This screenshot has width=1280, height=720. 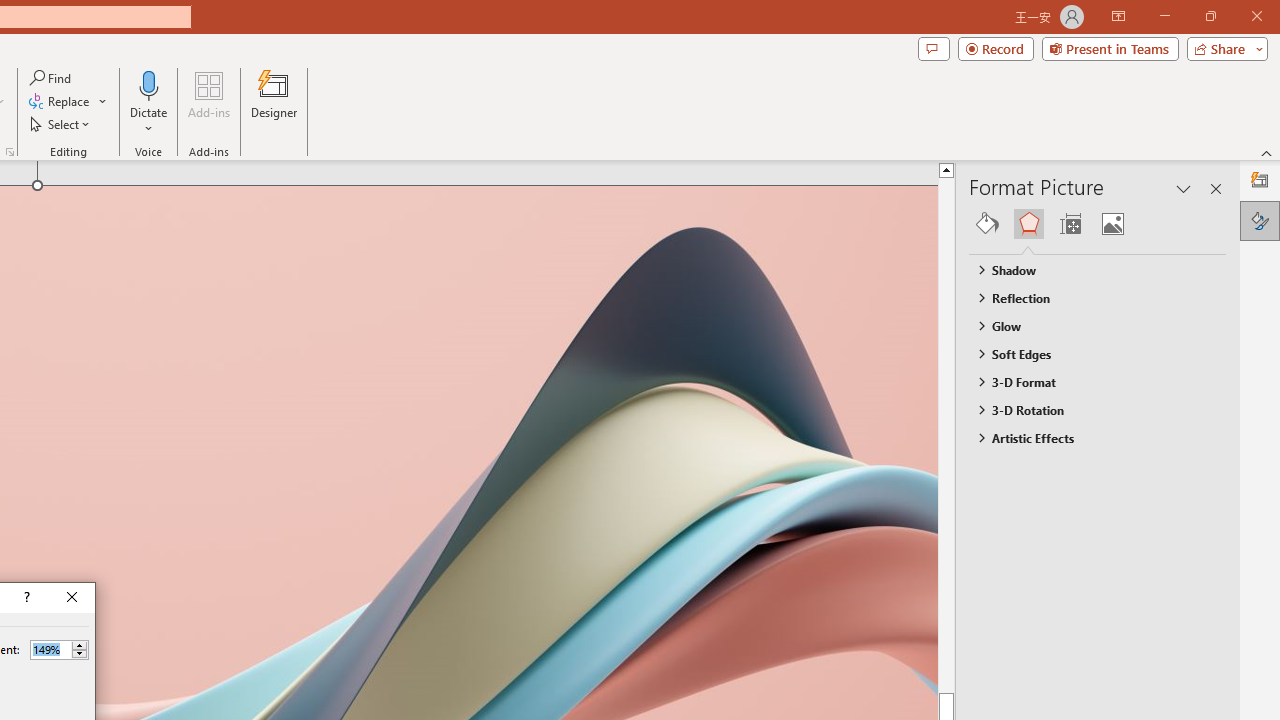 I want to click on 'Size & Properties', so click(x=1069, y=223).